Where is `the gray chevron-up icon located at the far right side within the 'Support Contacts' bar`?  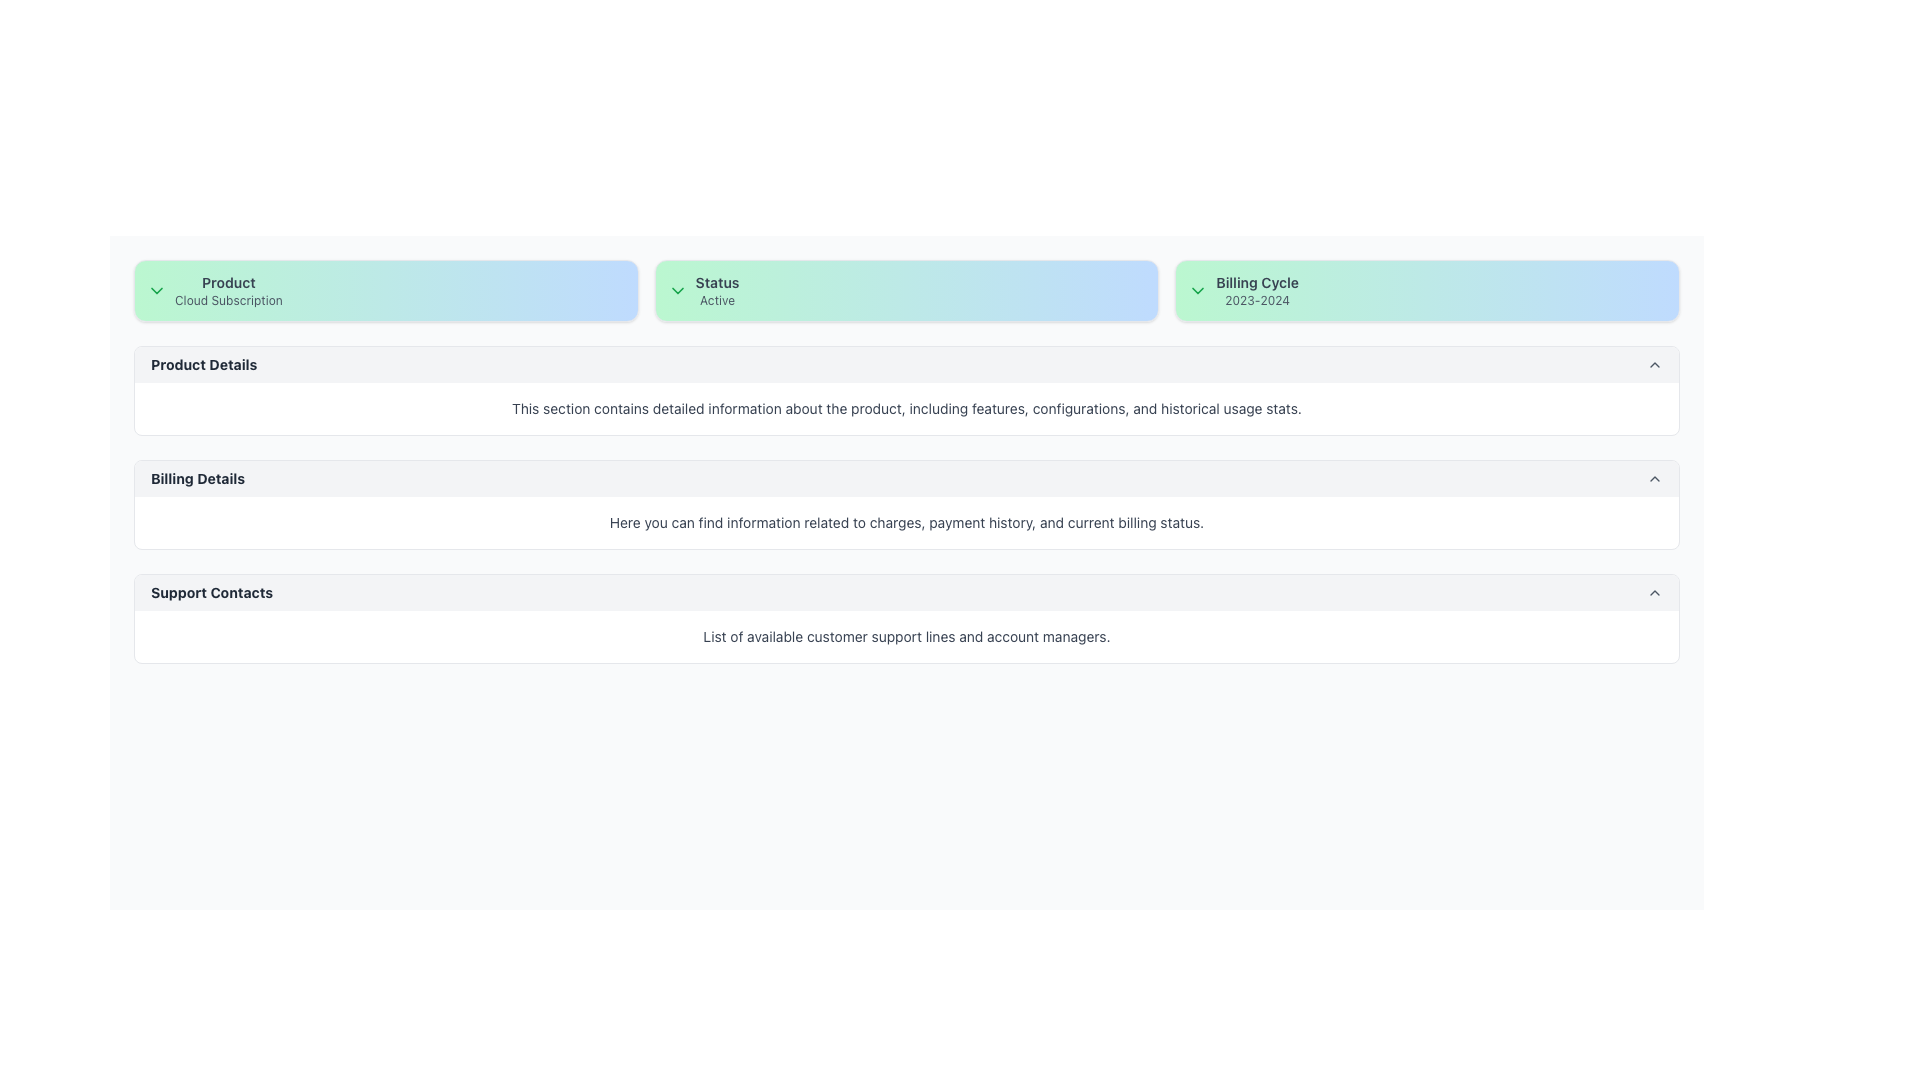
the gray chevron-up icon located at the far right side within the 'Support Contacts' bar is located at coordinates (1655, 592).